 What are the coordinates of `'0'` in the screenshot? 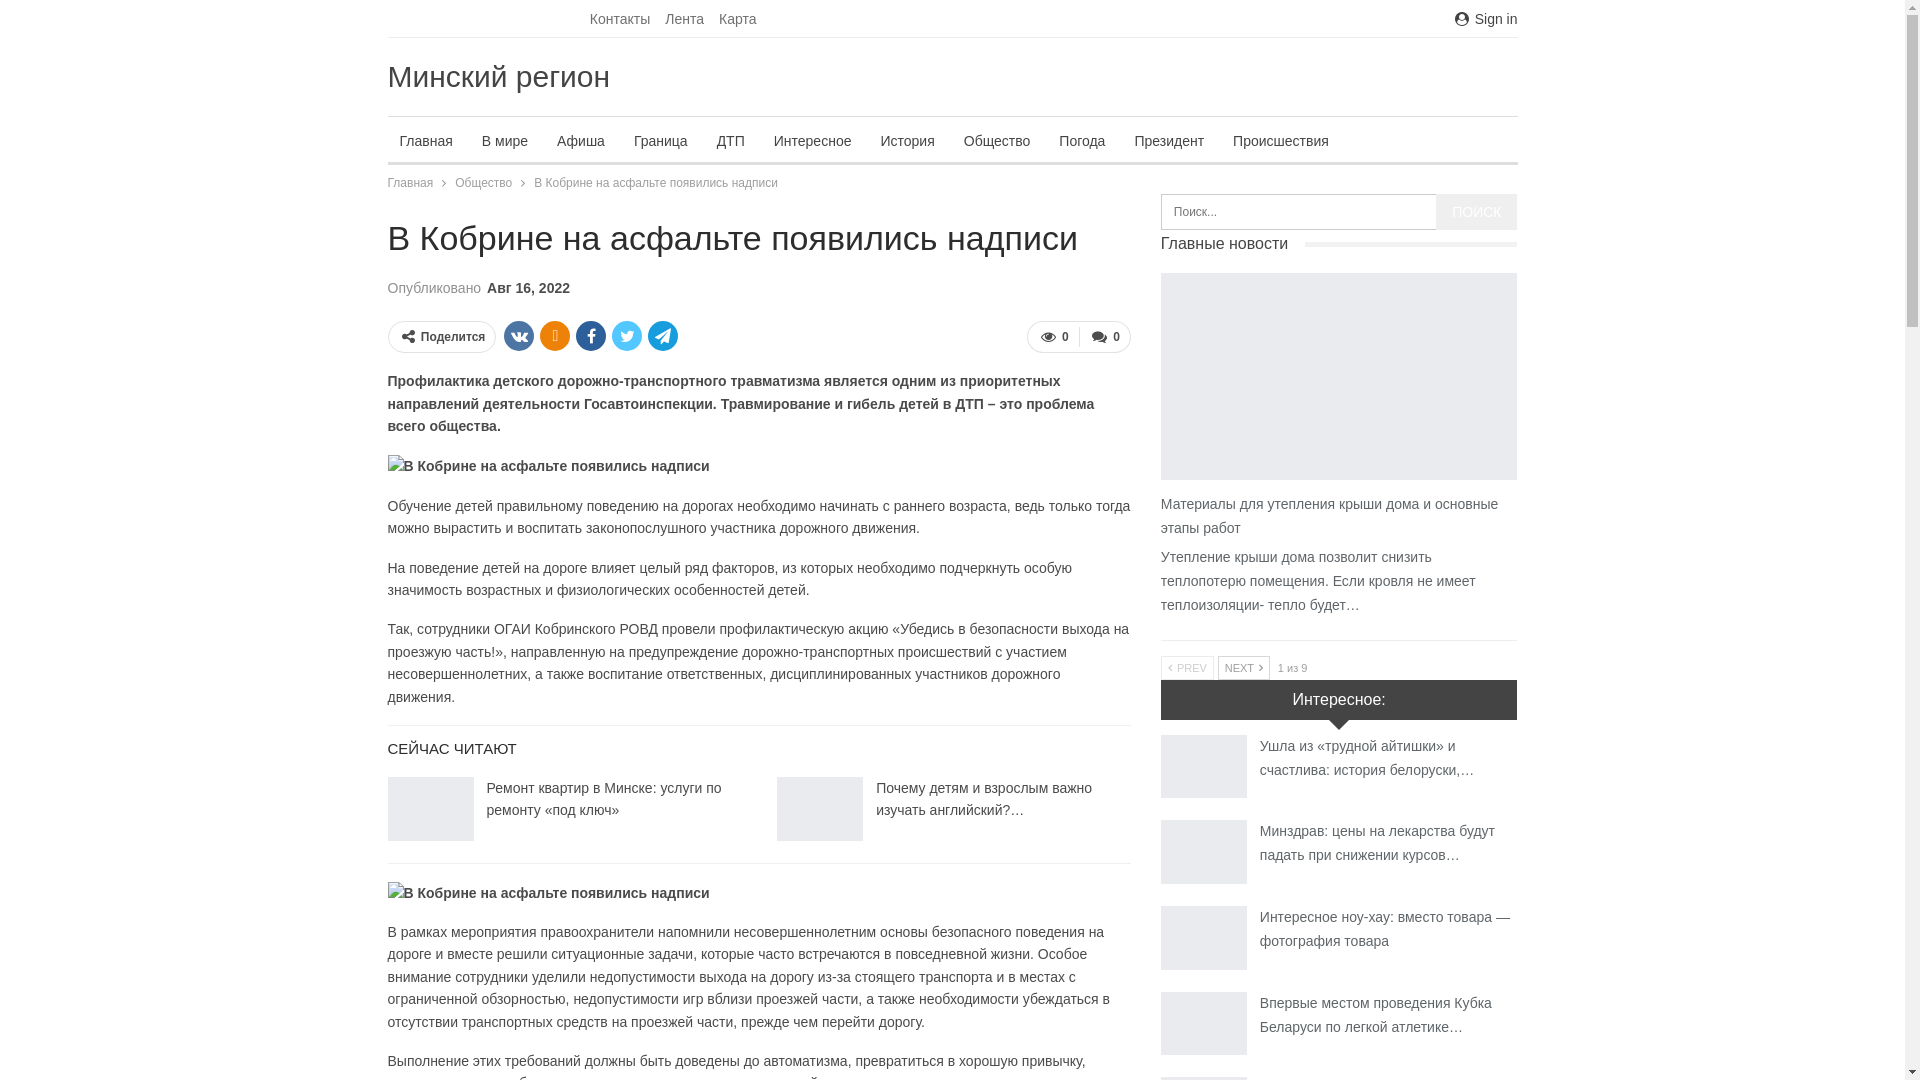 It's located at (1103, 335).